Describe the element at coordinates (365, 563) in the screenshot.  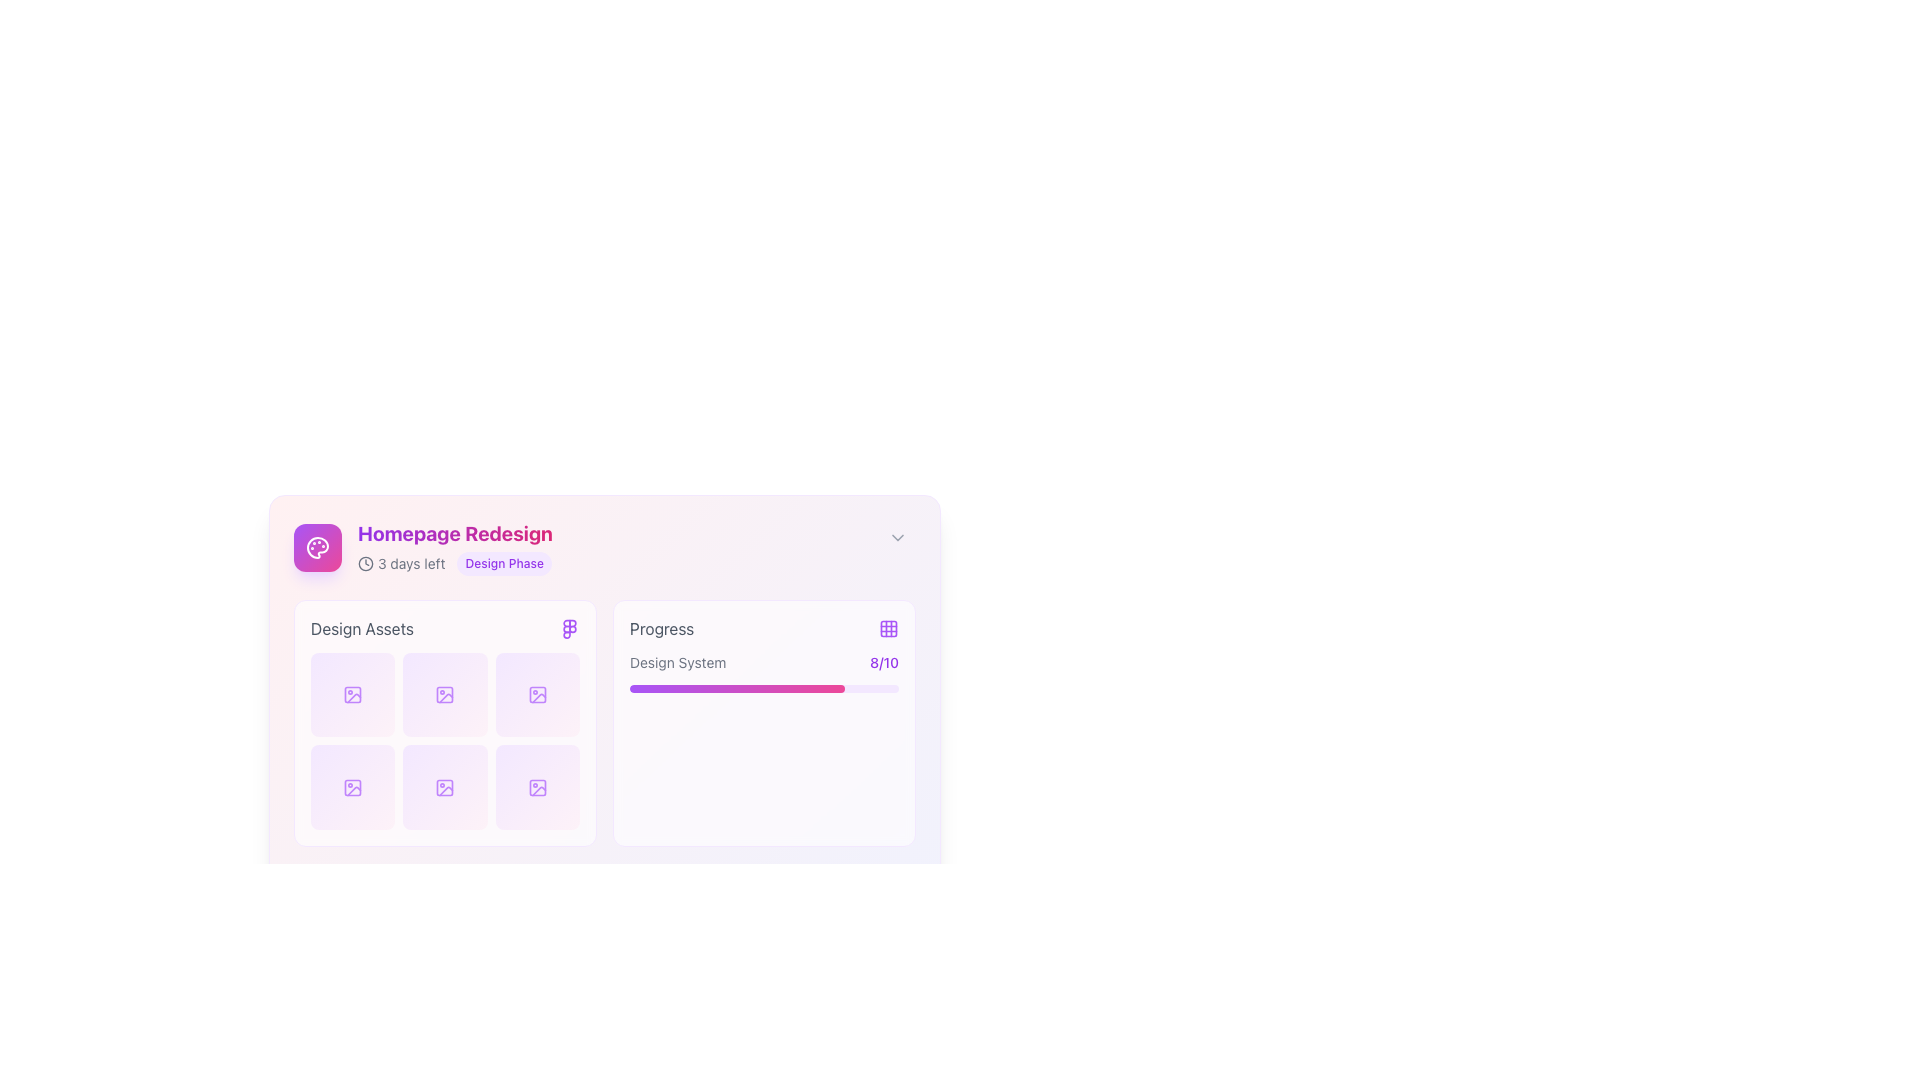
I see `the circular outline of the clock icon located in the top-right region of the 'Homepage Redesign' card` at that location.